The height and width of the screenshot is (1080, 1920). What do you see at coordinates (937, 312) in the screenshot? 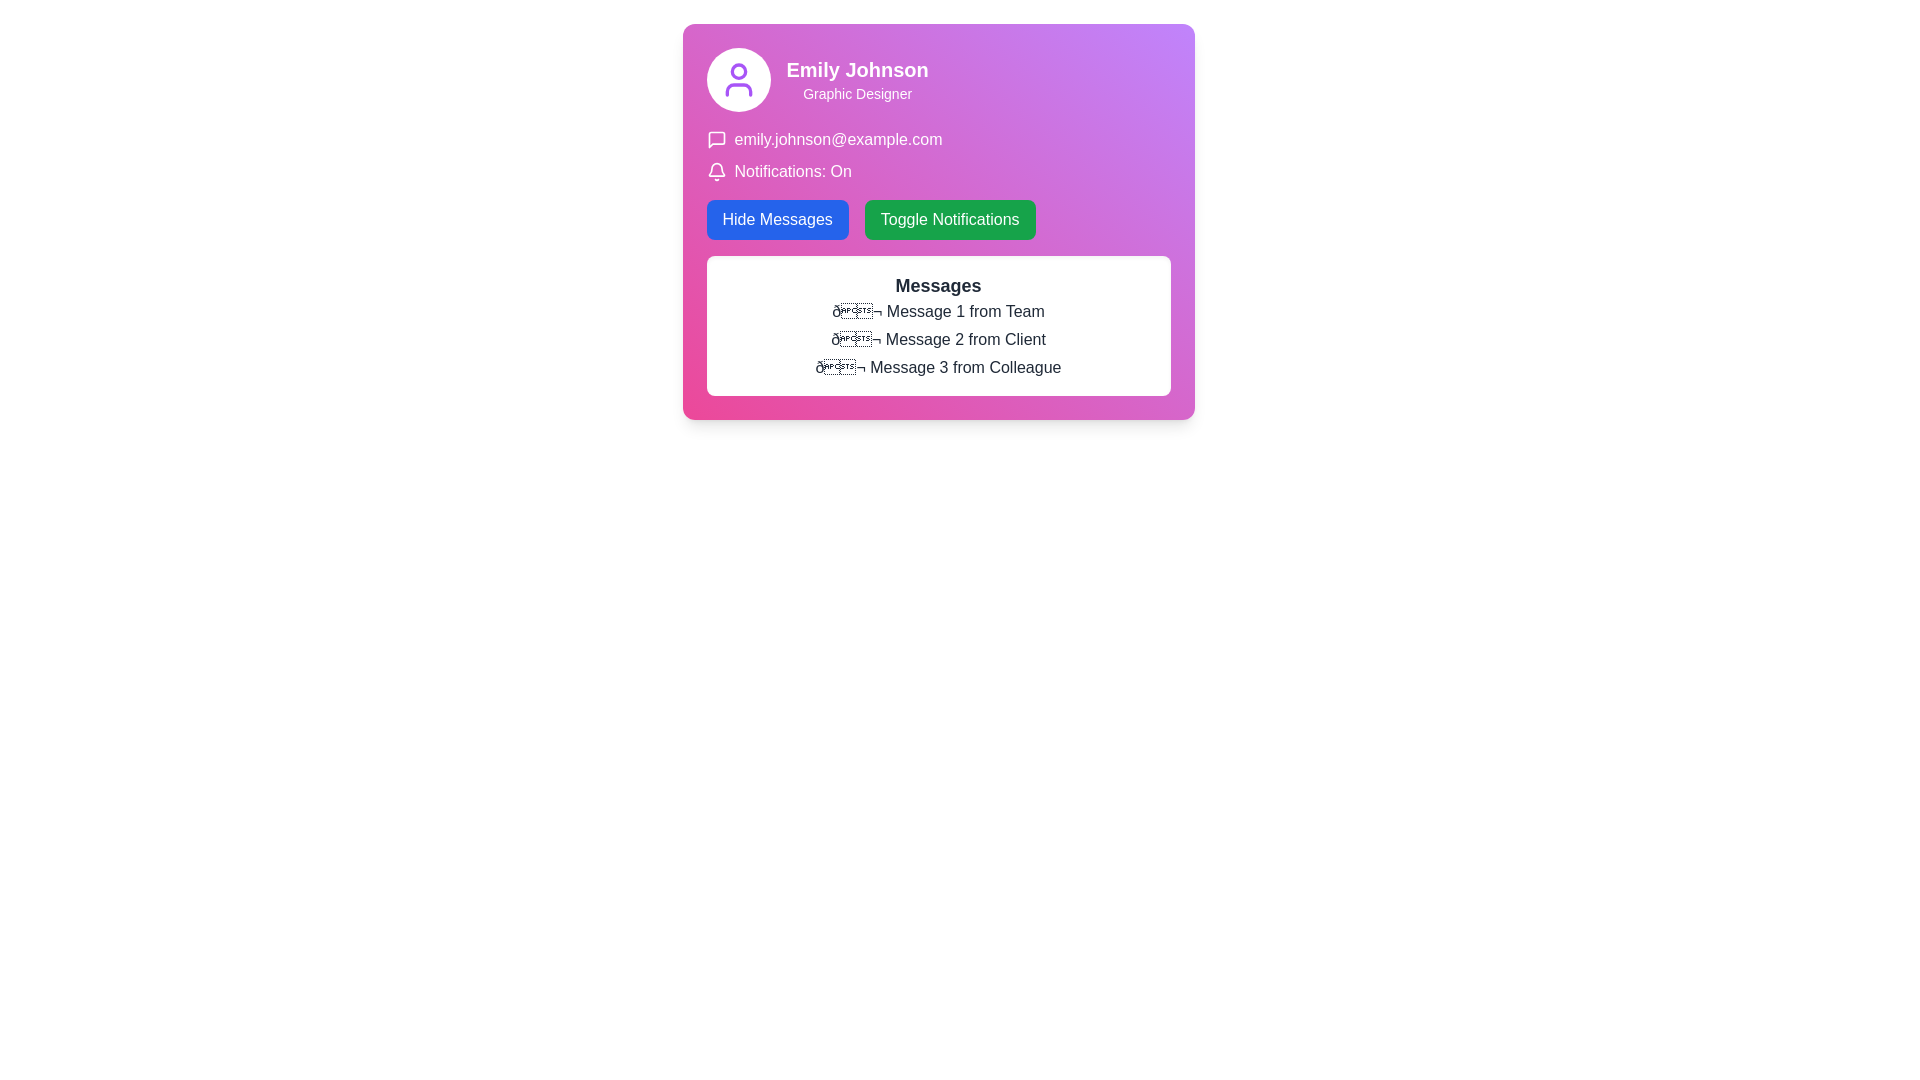
I see `the text label that starts with an emoji (a bubble icon) and contains the text 'Message 1 from Team', which is the first item in a vertical list of messages under the section header 'Messages'` at bounding box center [937, 312].